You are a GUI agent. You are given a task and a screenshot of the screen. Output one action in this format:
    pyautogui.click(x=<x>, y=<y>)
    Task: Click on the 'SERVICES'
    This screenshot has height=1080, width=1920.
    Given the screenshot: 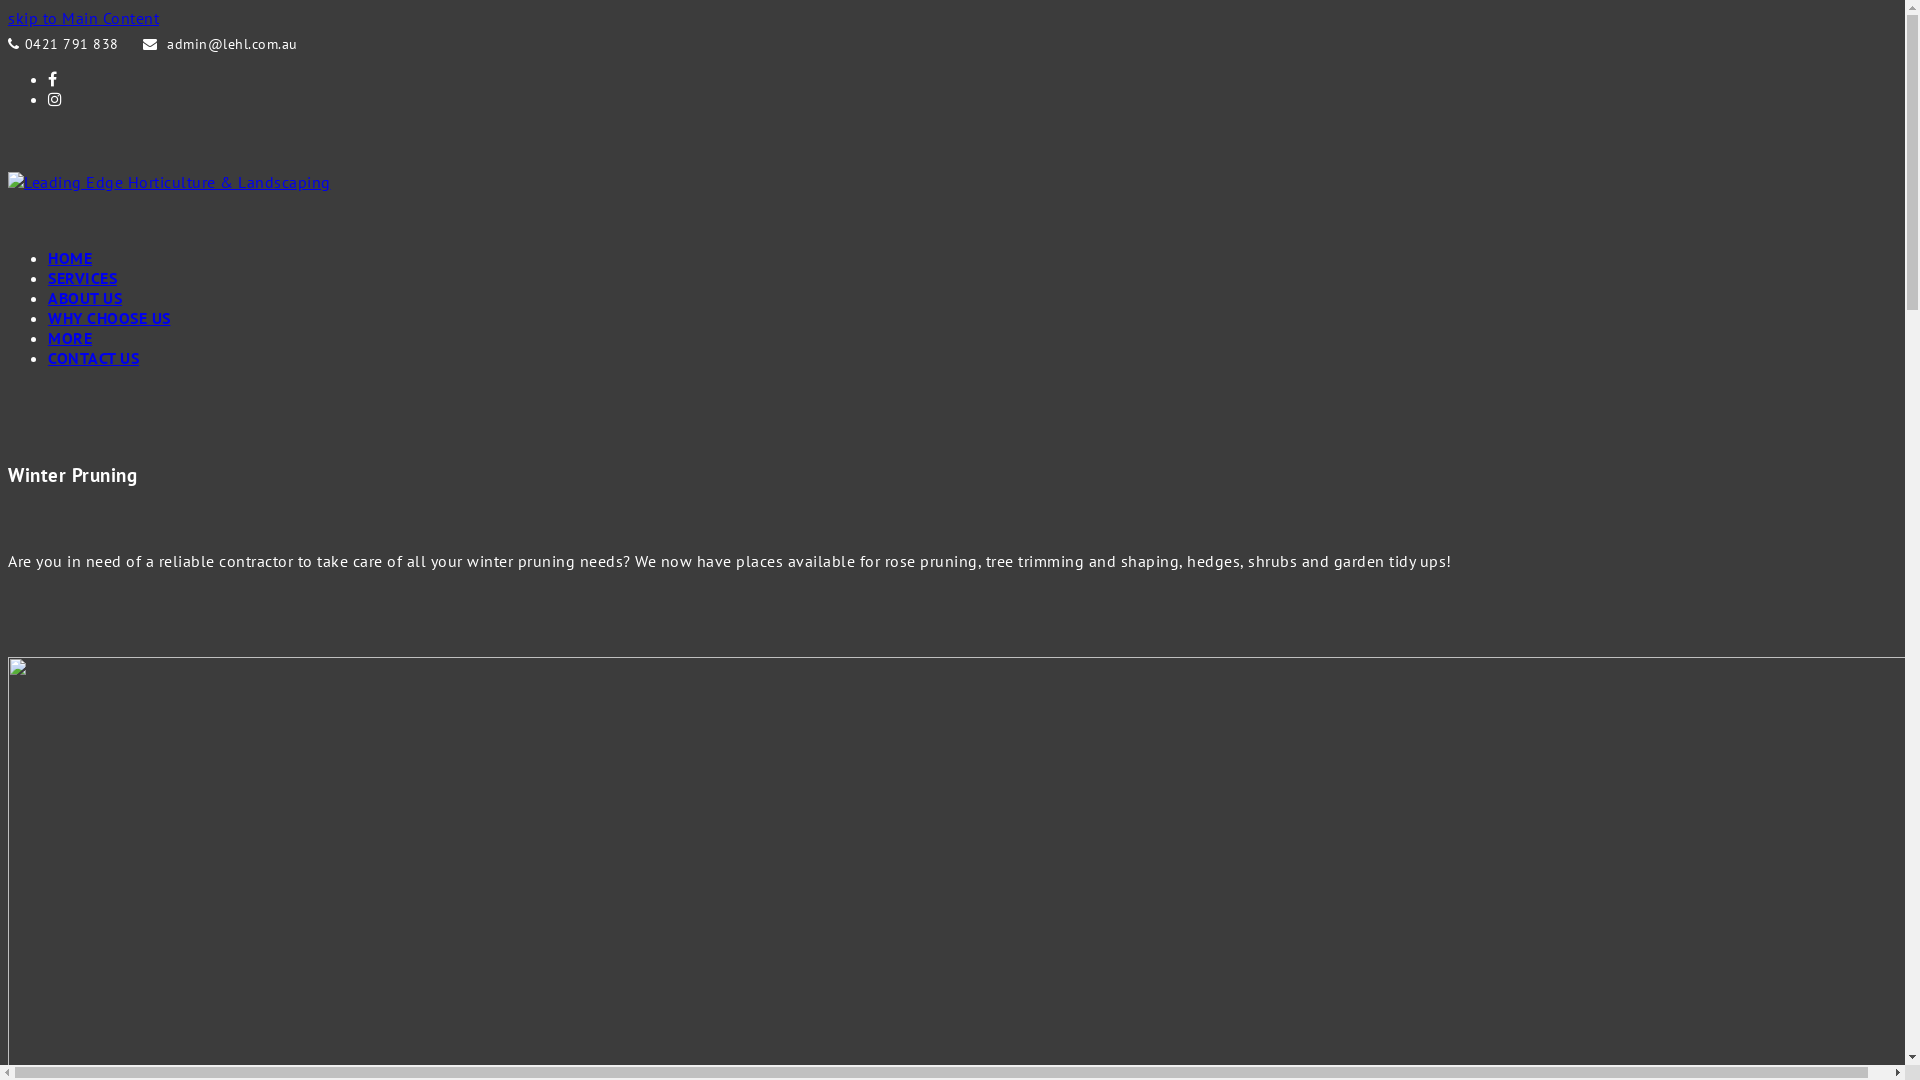 What is the action you would take?
    pyautogui.click(x=81, y=277)
    